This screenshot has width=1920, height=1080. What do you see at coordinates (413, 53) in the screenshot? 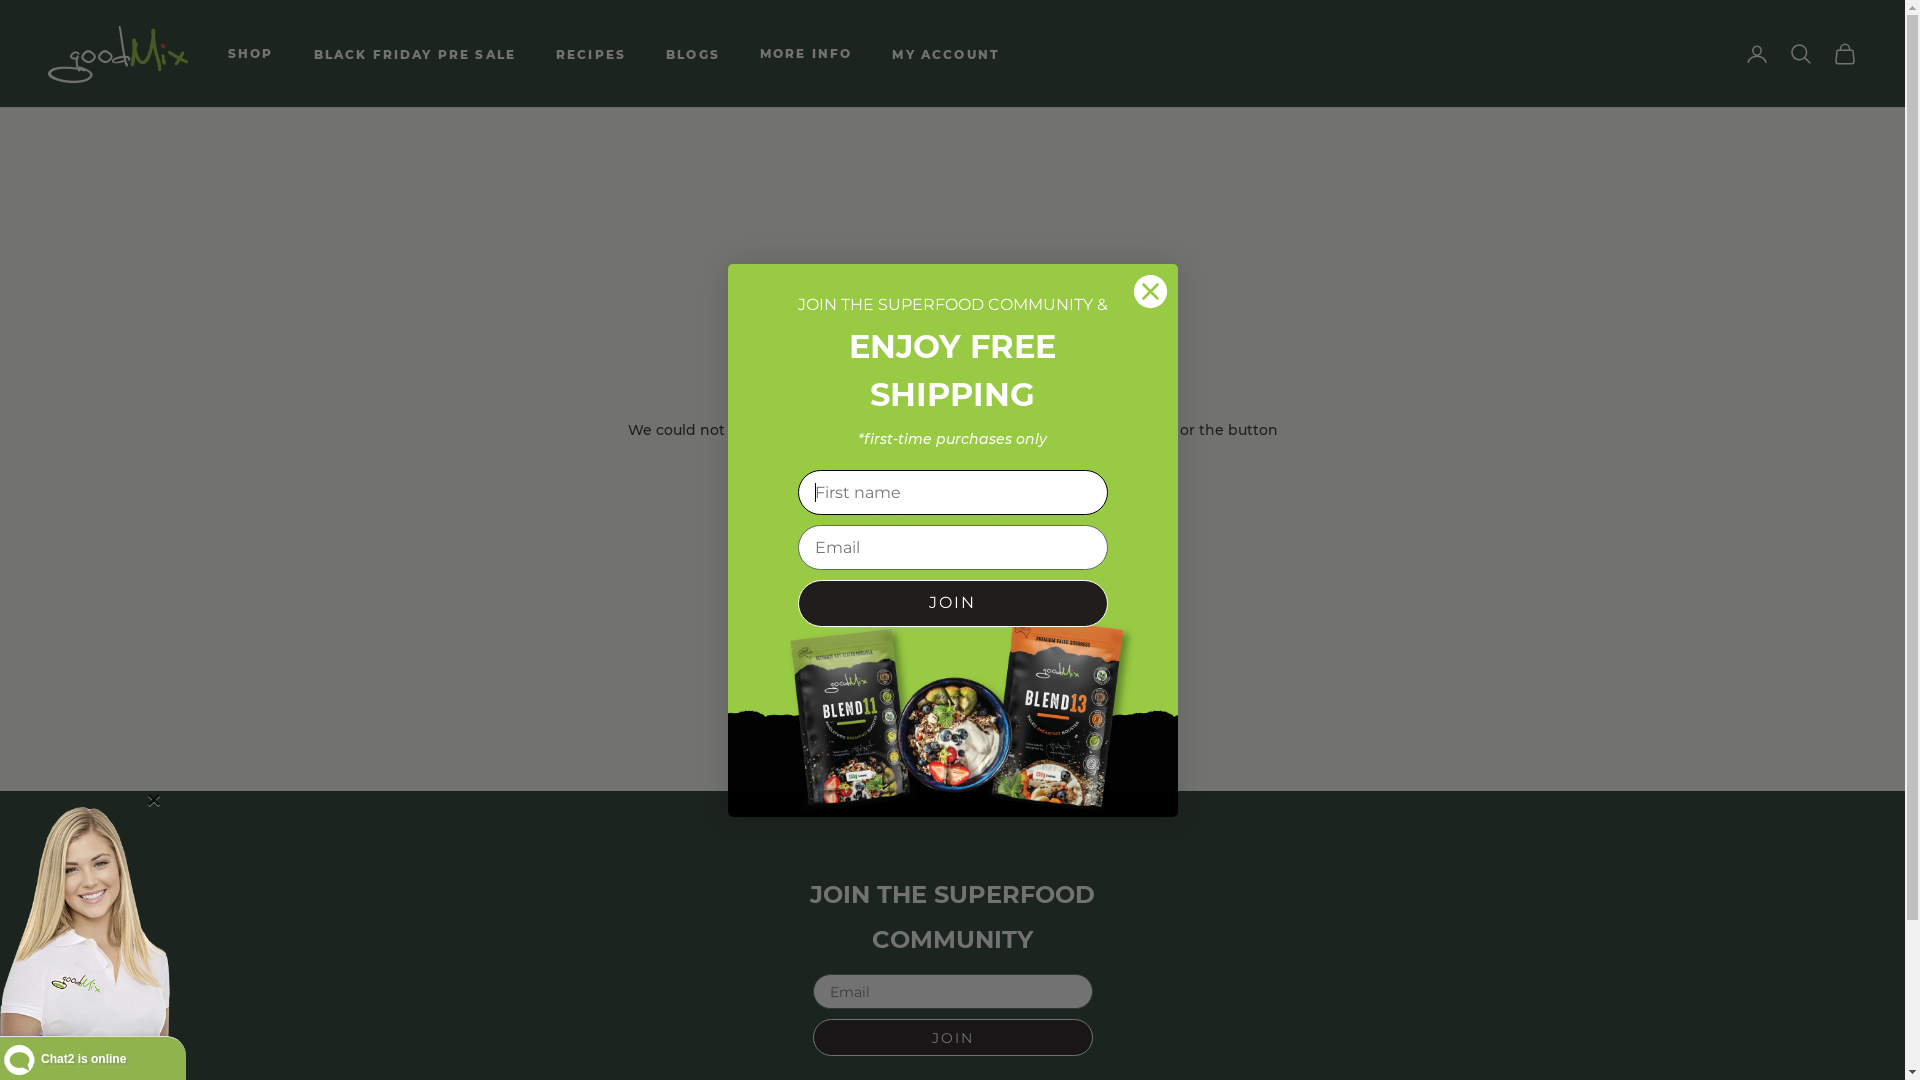
I see `'BLACK FRIDAY PRE SALE'` at bounding box center [413, 53].